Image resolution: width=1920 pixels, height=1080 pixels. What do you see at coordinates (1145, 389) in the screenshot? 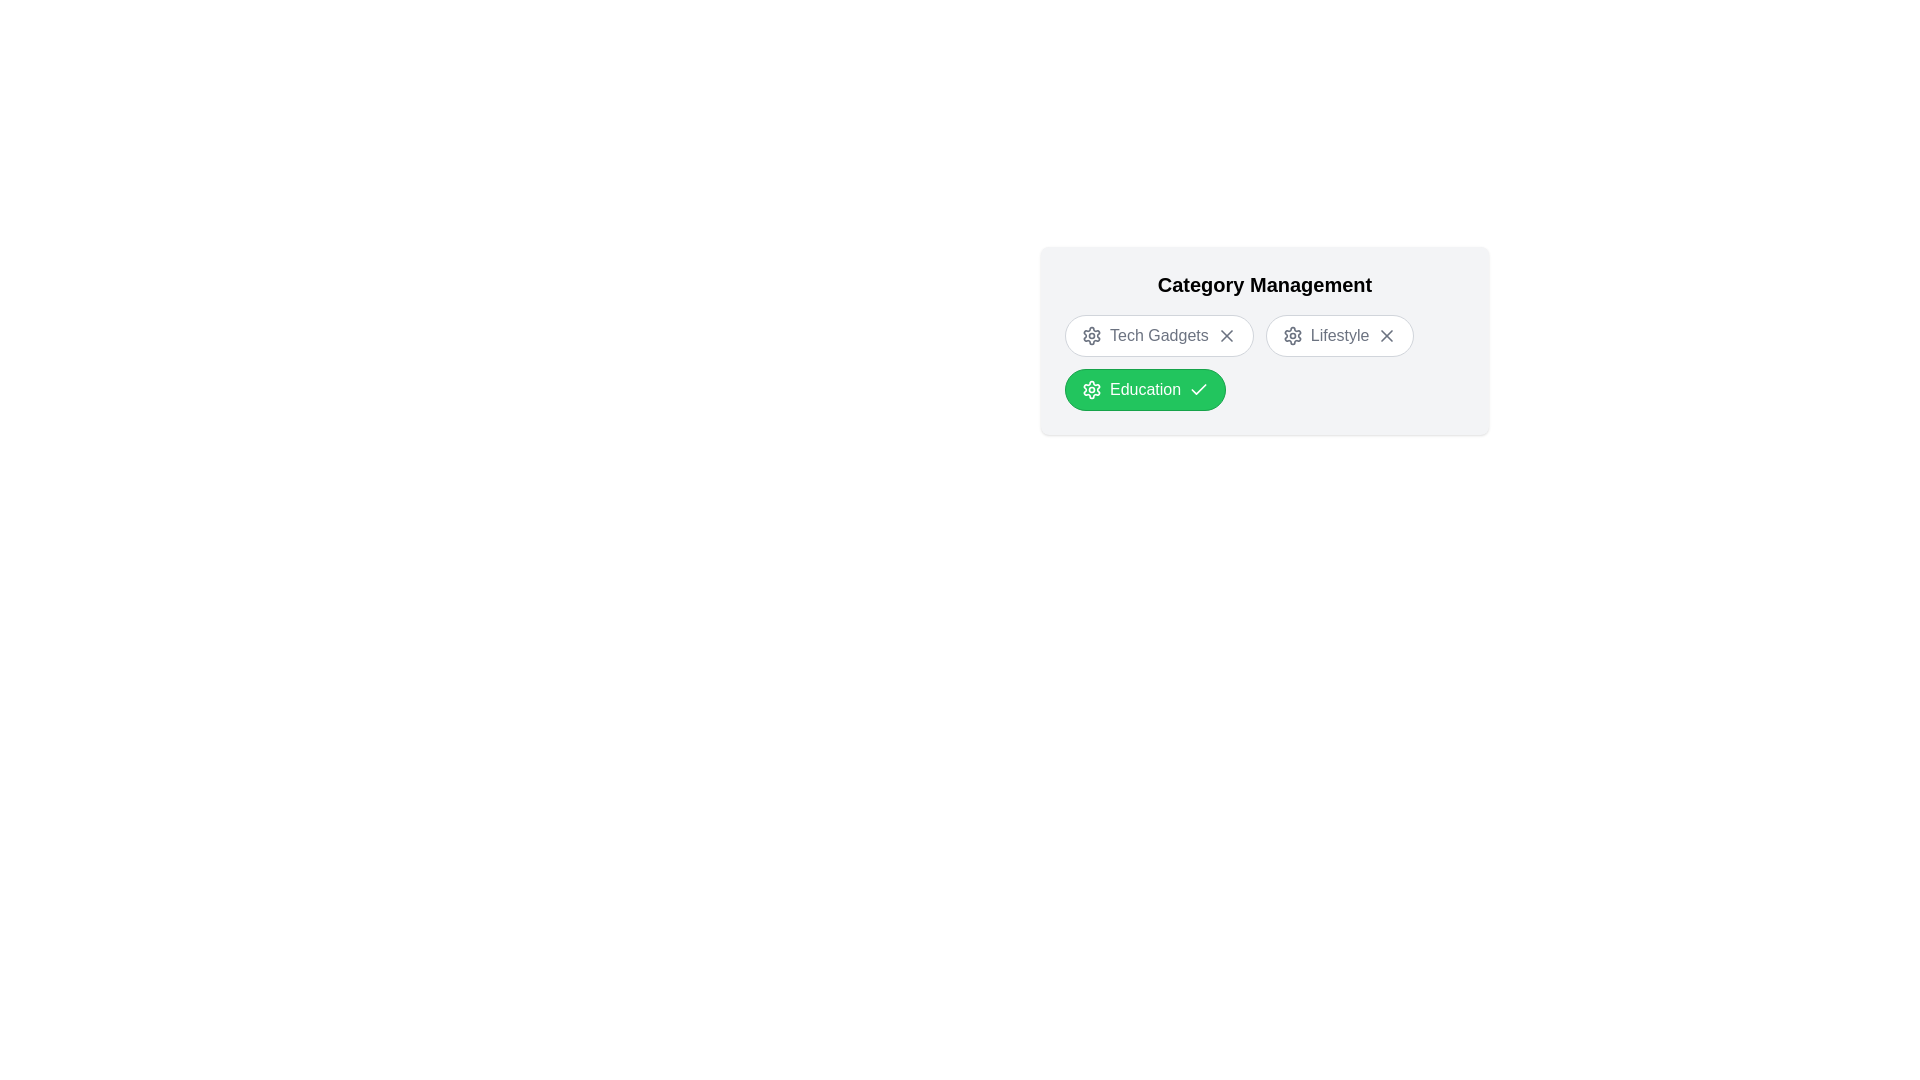
I see `the Education chip to toggle its activation state` at bounding box center [1145, 389].